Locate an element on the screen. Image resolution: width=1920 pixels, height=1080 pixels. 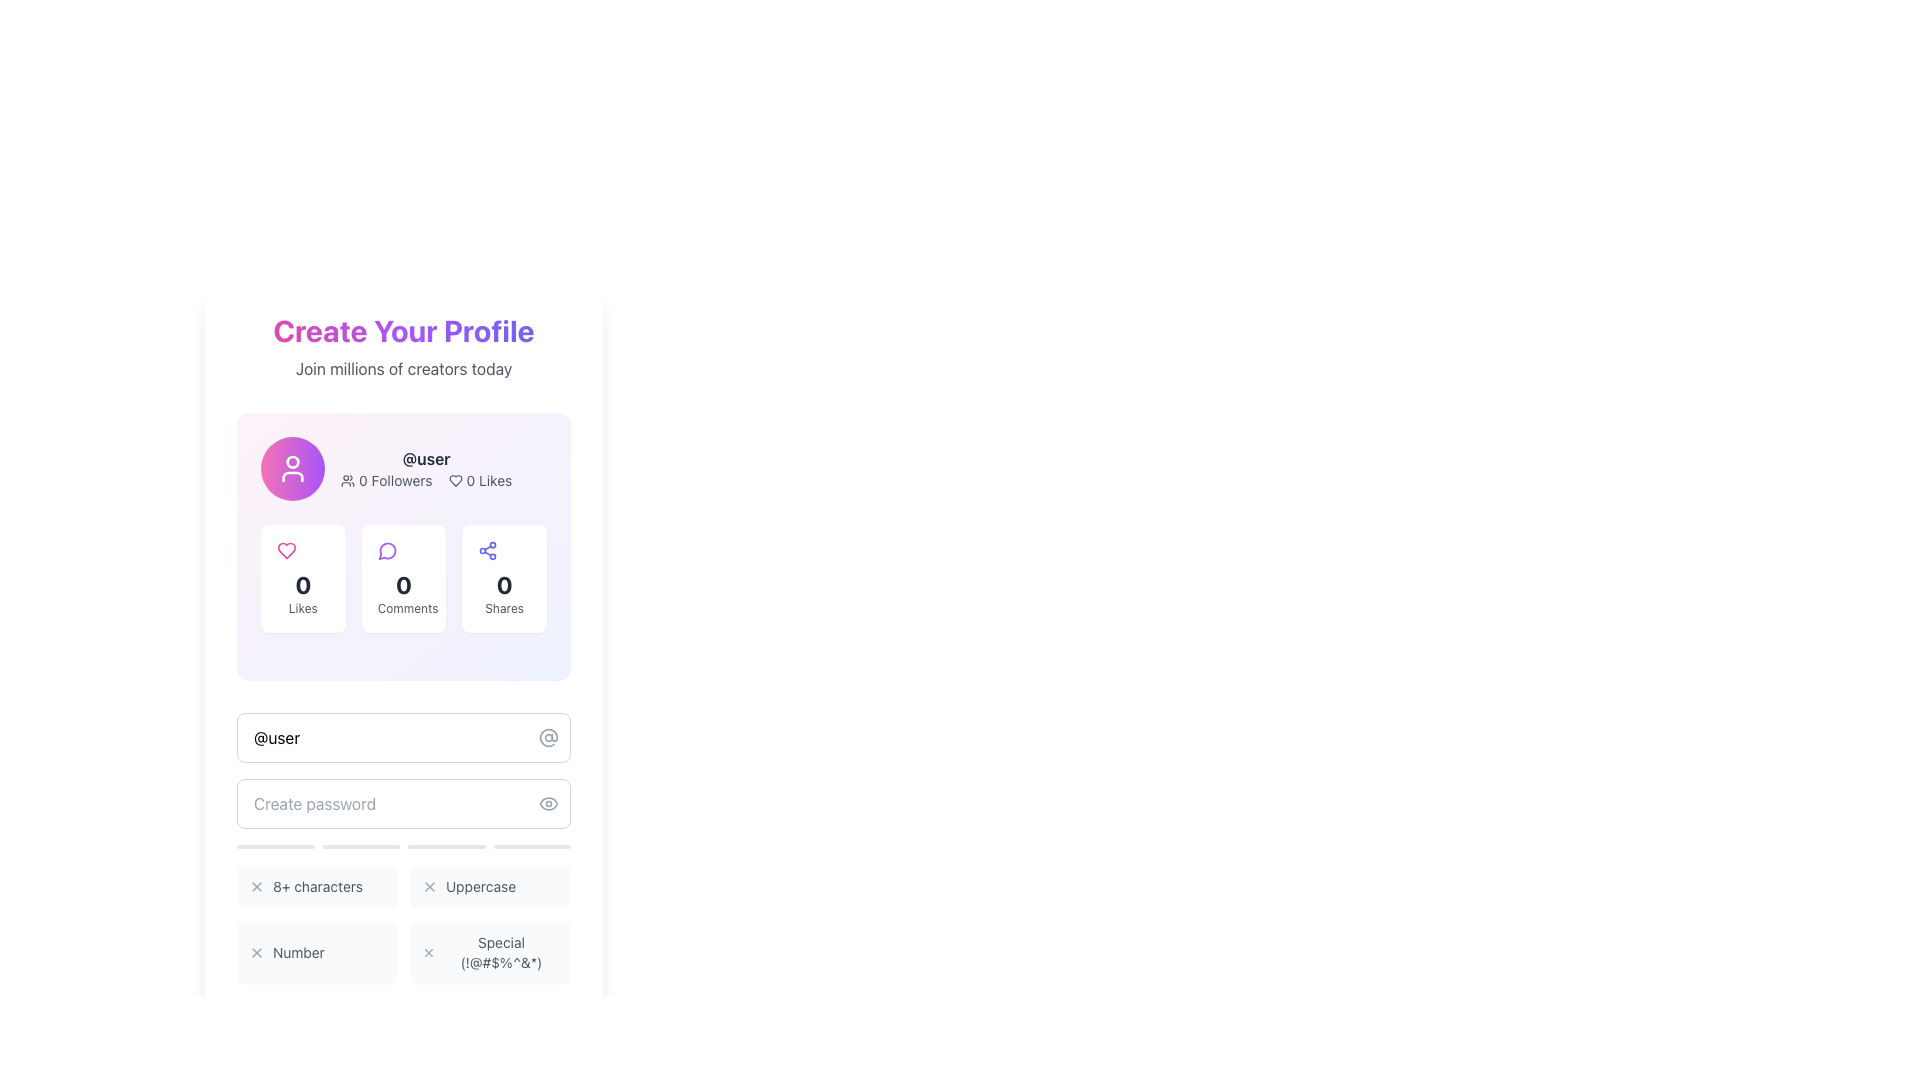
the first progress bar located beneath the password input field, which visually indicates the strength of the entered password is located at coordinates (274, 847).